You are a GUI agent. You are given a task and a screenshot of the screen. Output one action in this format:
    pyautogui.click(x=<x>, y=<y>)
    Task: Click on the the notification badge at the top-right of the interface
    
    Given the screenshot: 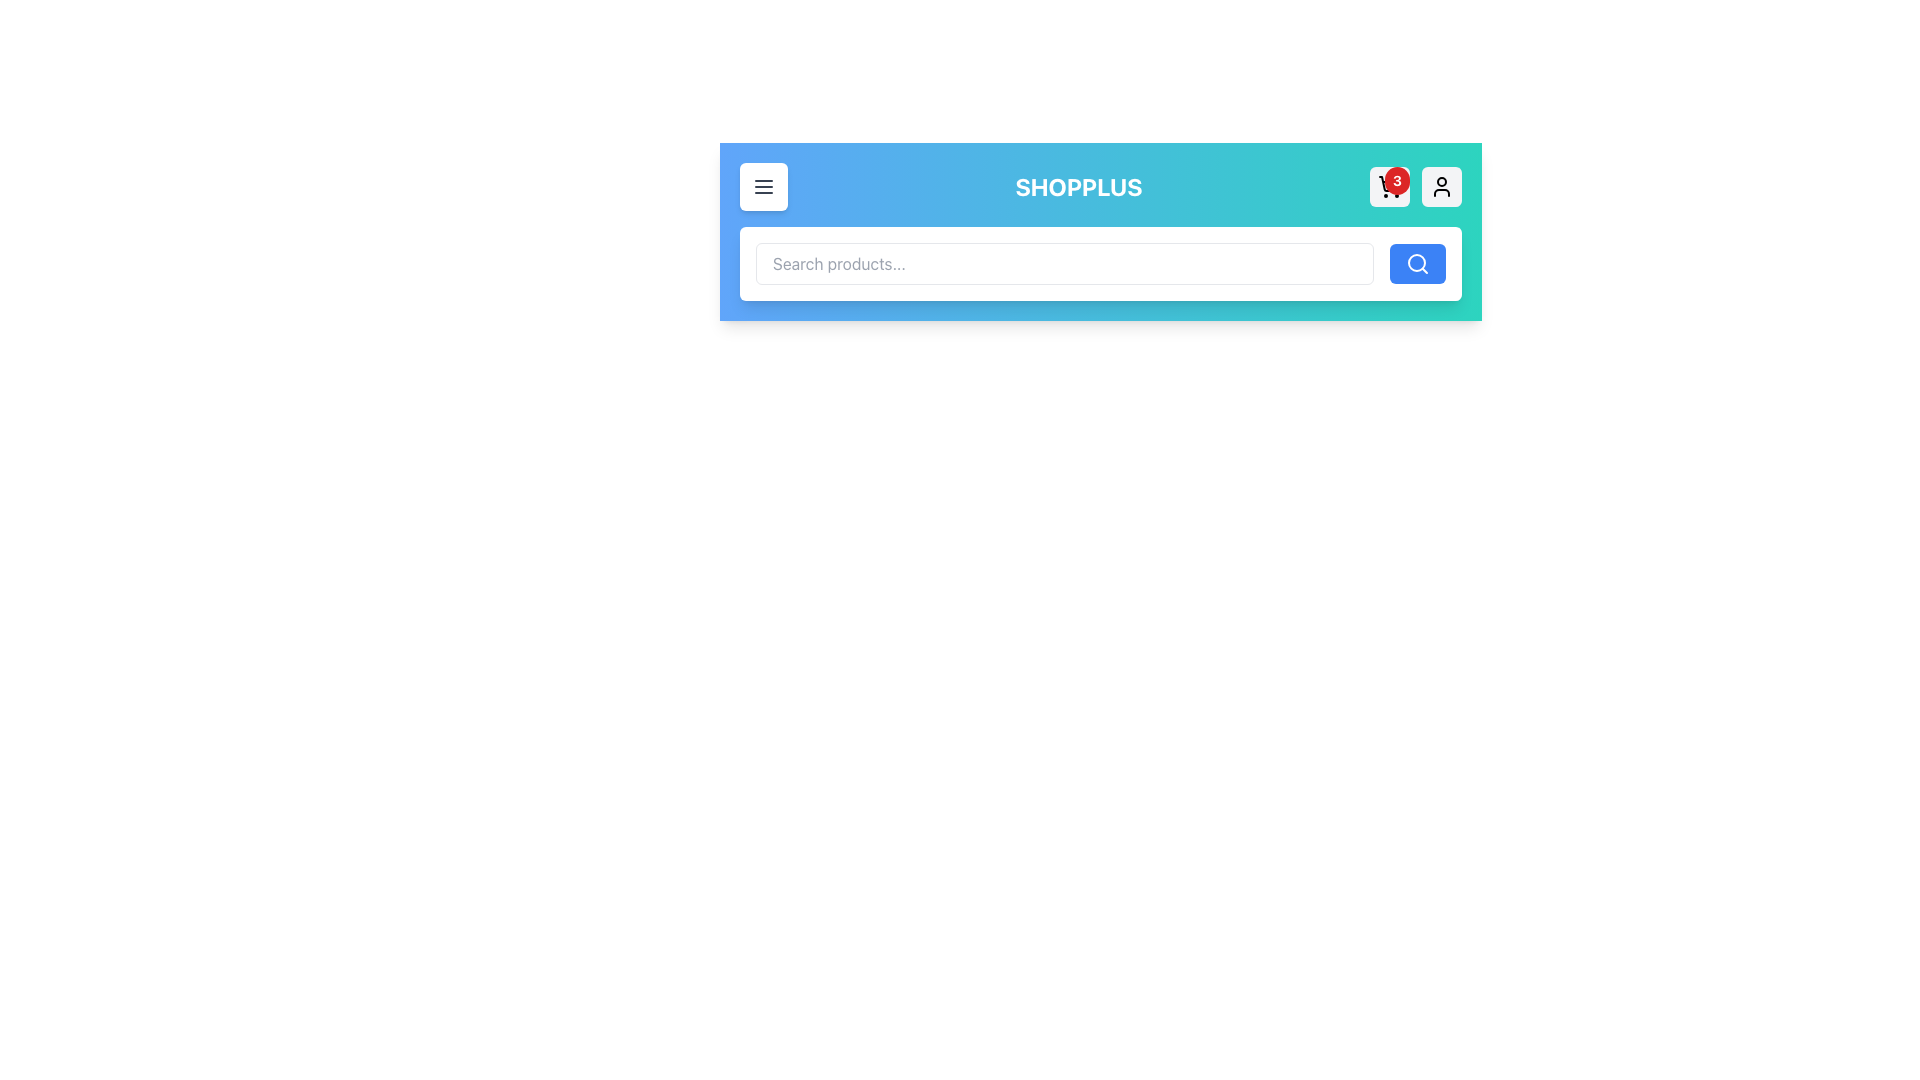 What is the action you would take?
    pyautogui.click(x=1388, y=186)
    